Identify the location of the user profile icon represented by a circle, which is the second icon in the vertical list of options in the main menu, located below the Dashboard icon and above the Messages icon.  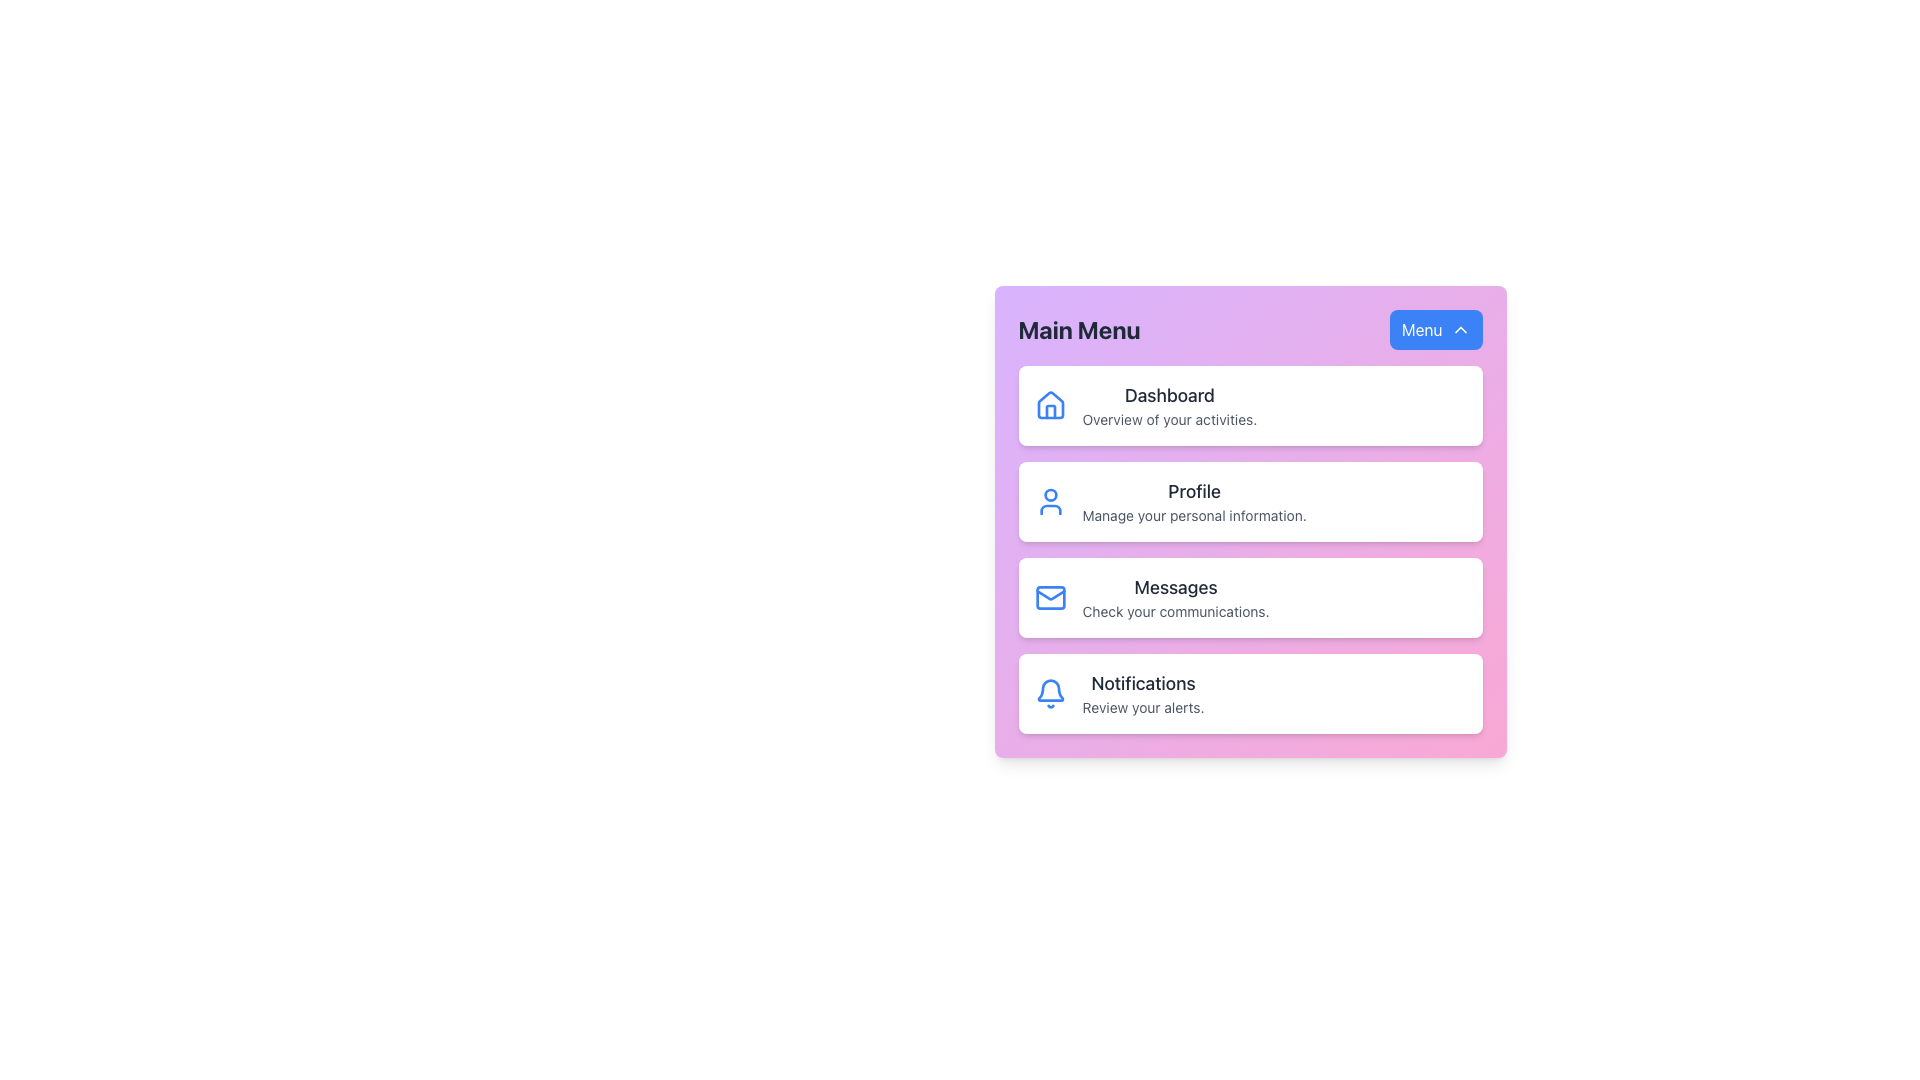
(1049, 495).